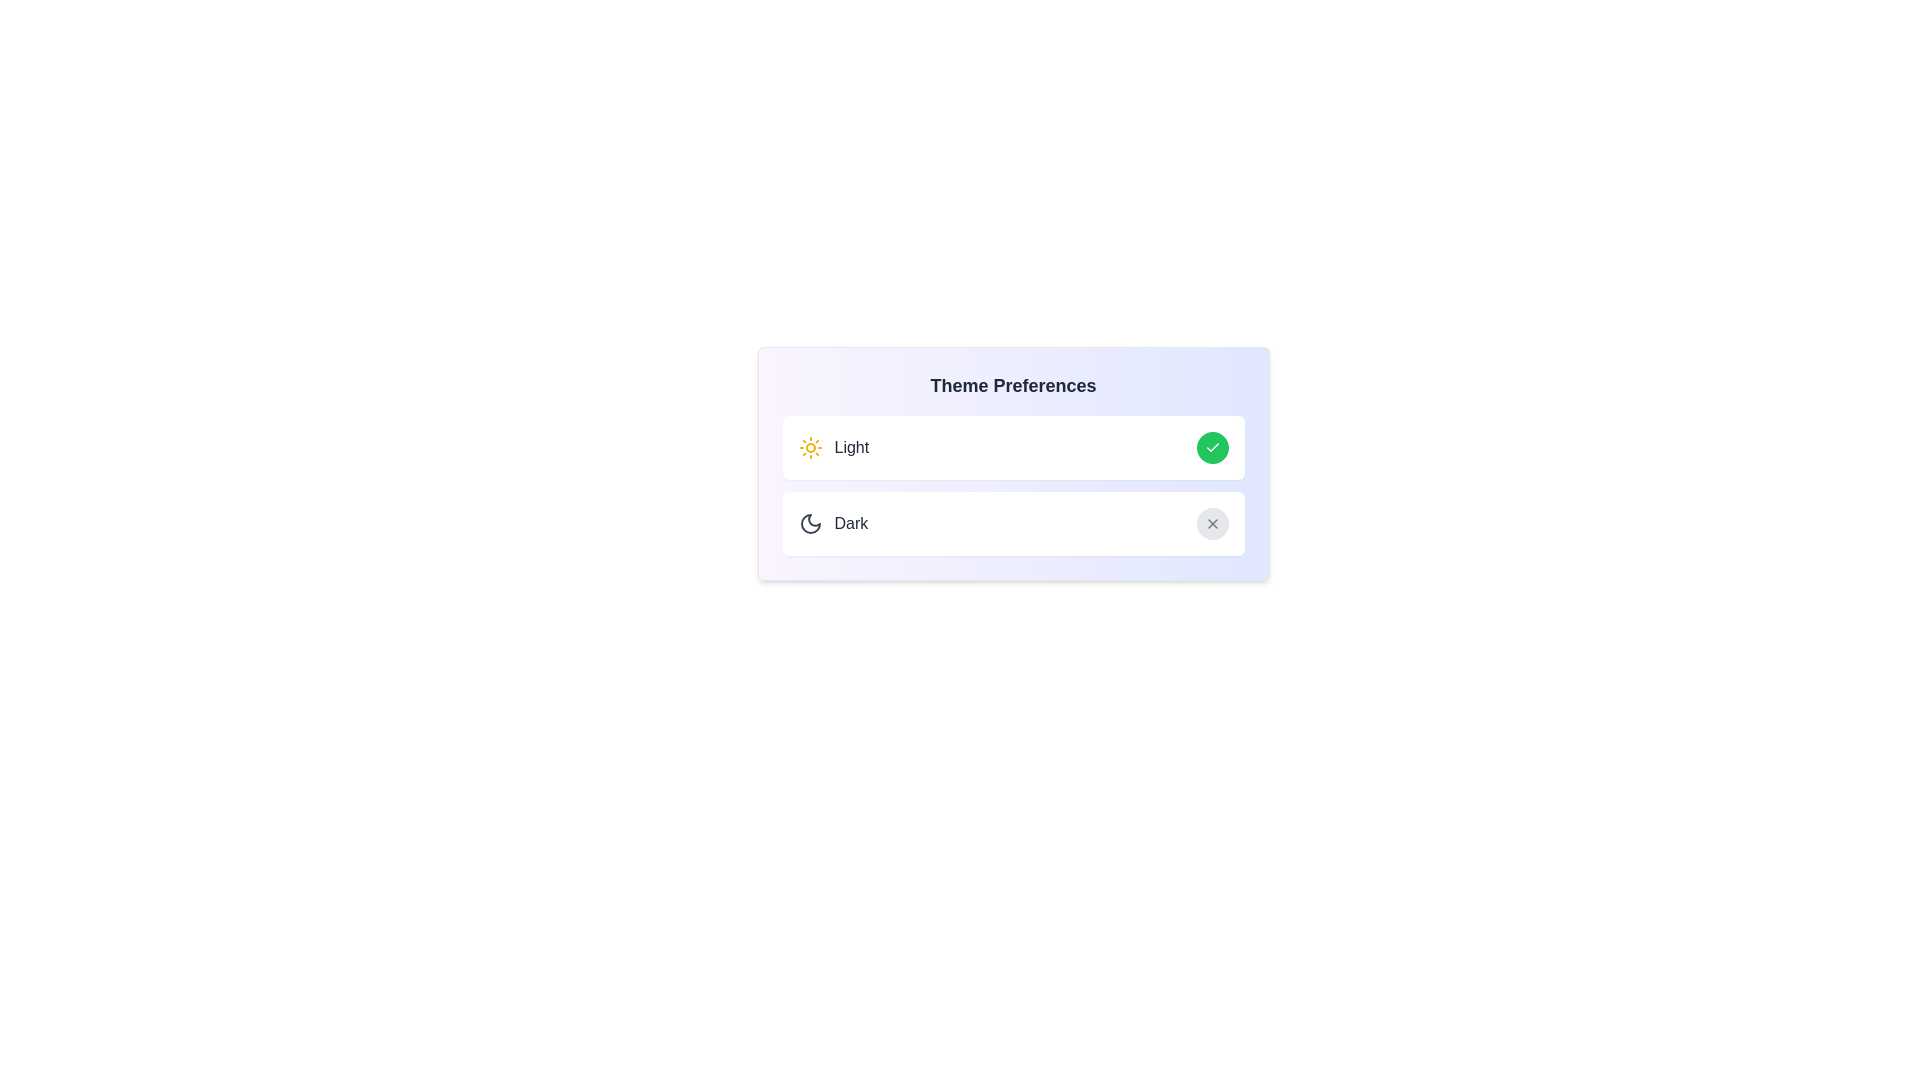  What do you see at coordinates (810, 446) in the screenshot?
I see `the 'Sun' icon to toggle the 'Light' theme` at bounding box center [810, 446].